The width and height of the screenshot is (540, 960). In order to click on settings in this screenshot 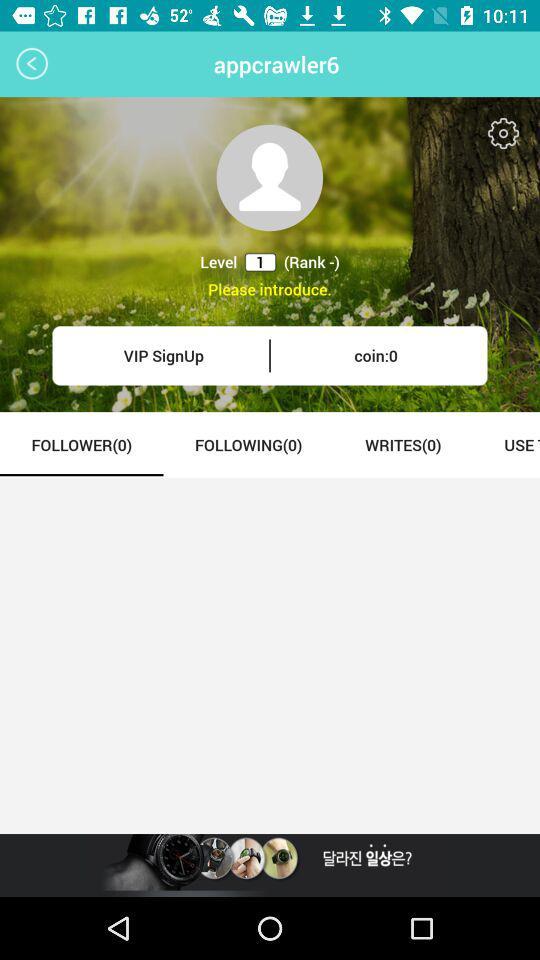, I will do `click(502, 132)`.